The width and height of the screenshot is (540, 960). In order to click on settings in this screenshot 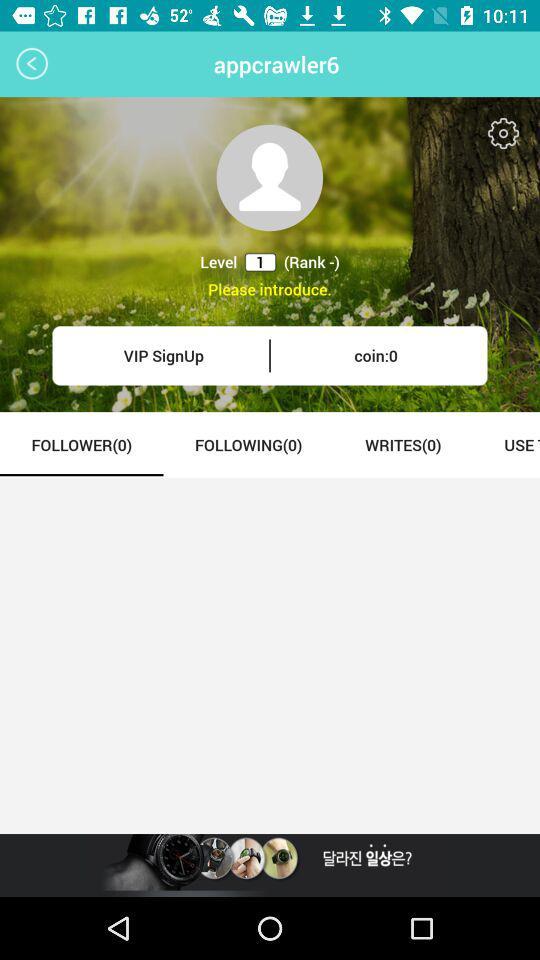, I will do `click(502, 132)`.